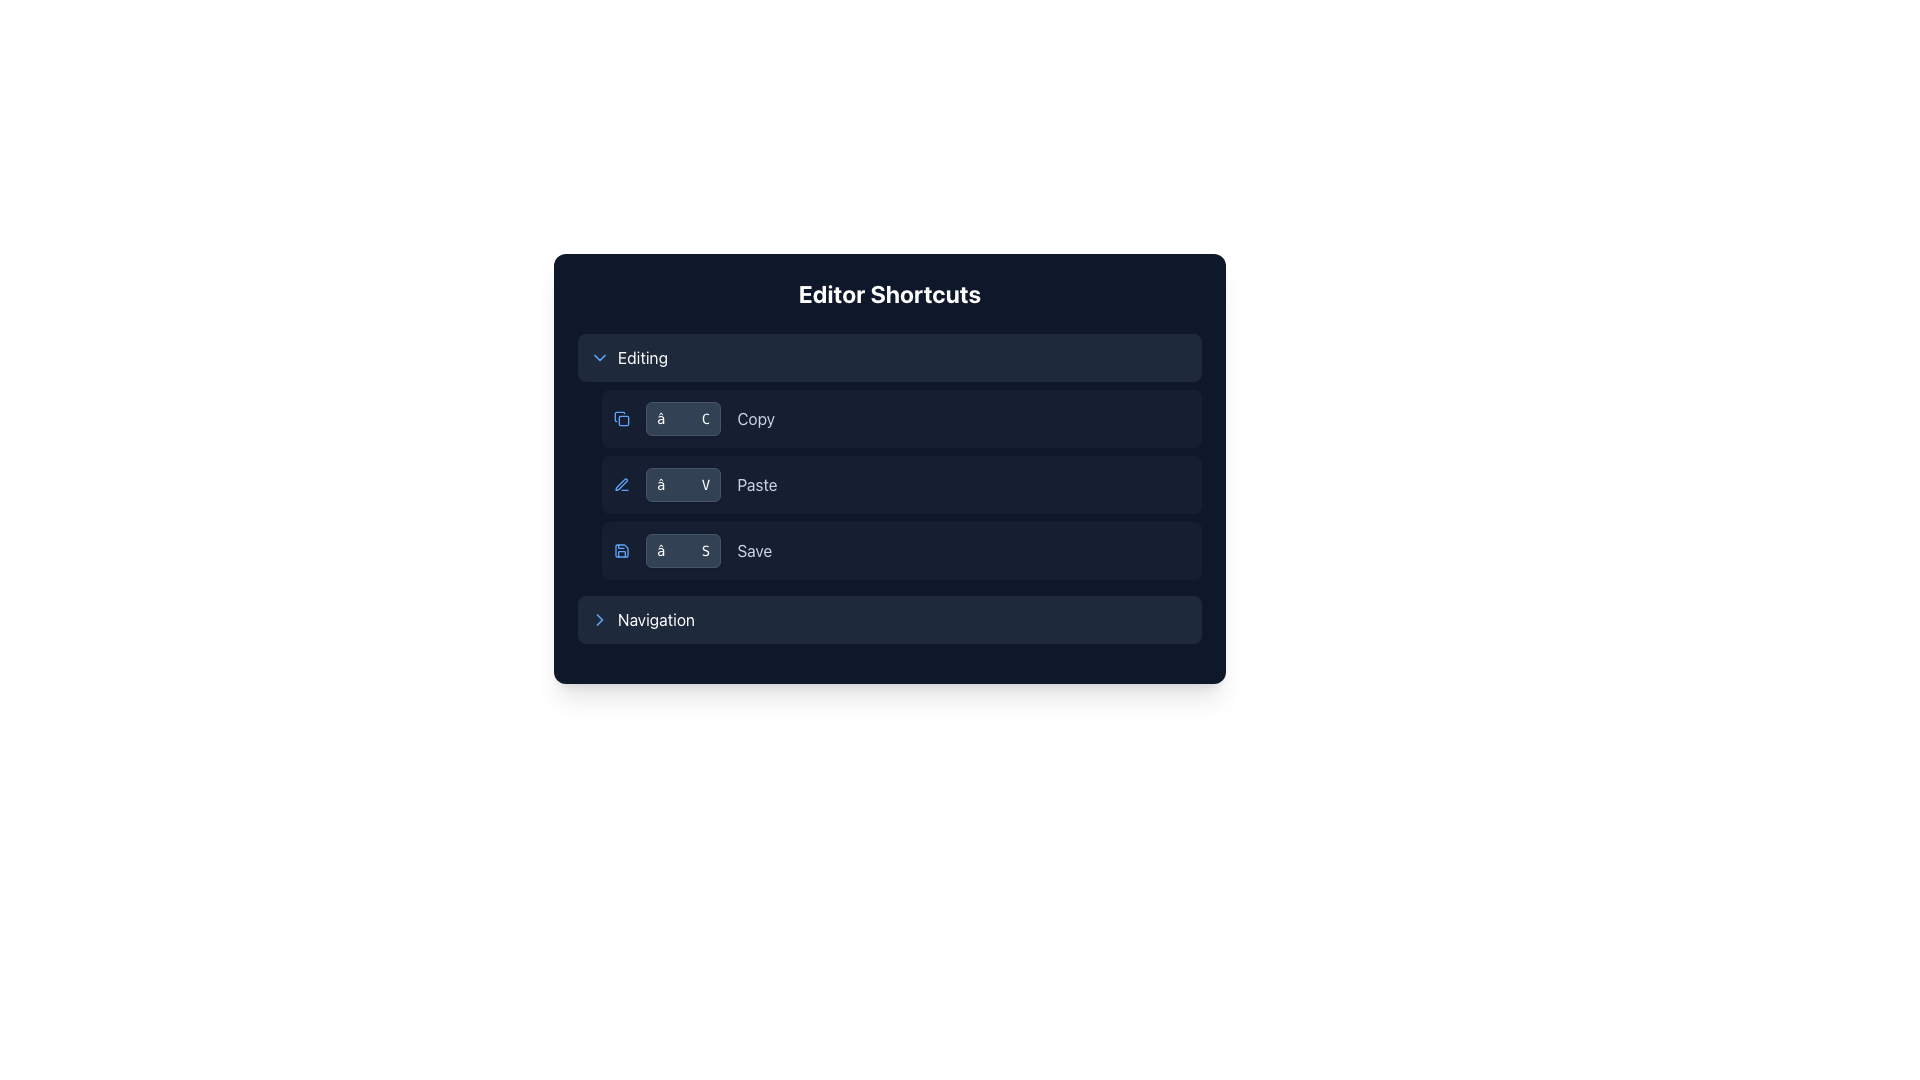 Image resolution: width=1920 pixels, height=1080 pixels. Describe the element at coordinates (621, 418) in the screenshot. I see `the Copy icon located in the top row under the 'Editing' category of the 'Editor Shortcuts' menu, which precedes the shortcut key combination '⌘ C'` at that location.